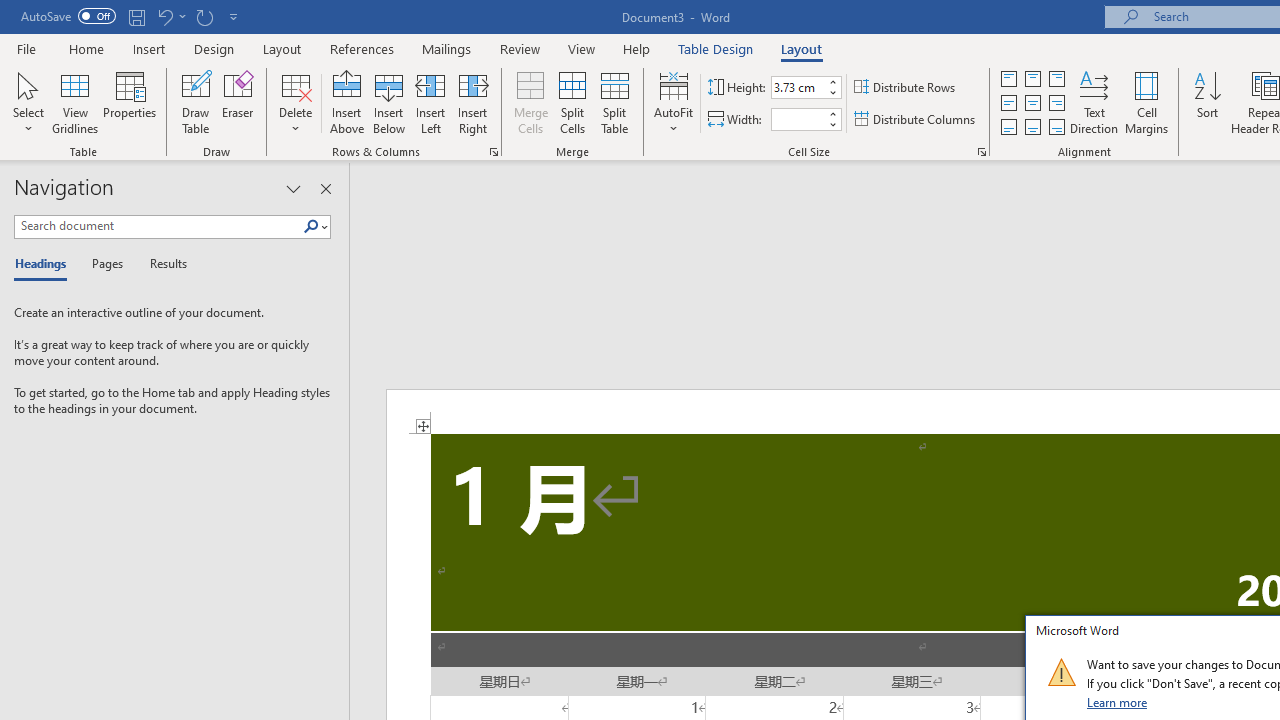 The height and width of the screenshot is (720, 1280). I want to click on 'Learn more', so click(1117, 701).